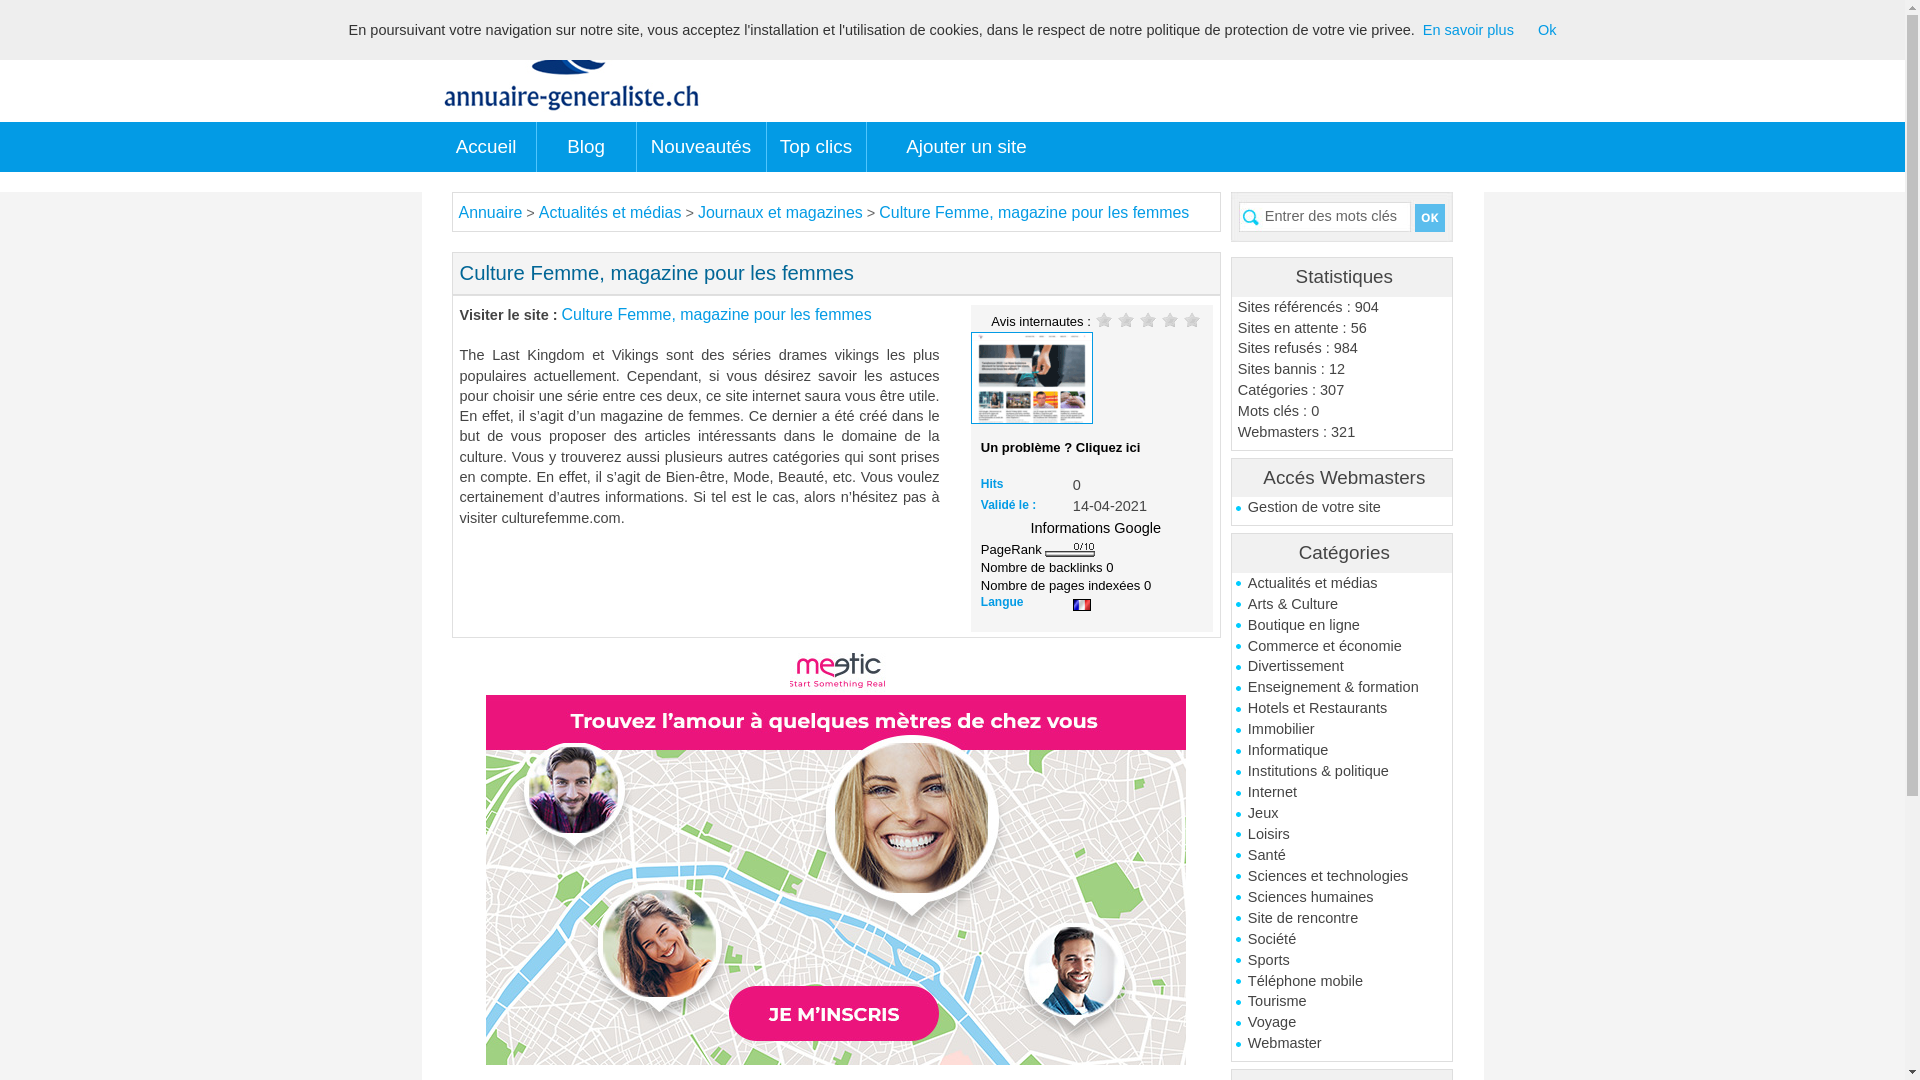 The image size is (1920, 1080). What do you see at coordinates (1342, 813) in the screenshot?
I see `'Jeux'` at bounding box center [1342, 813].